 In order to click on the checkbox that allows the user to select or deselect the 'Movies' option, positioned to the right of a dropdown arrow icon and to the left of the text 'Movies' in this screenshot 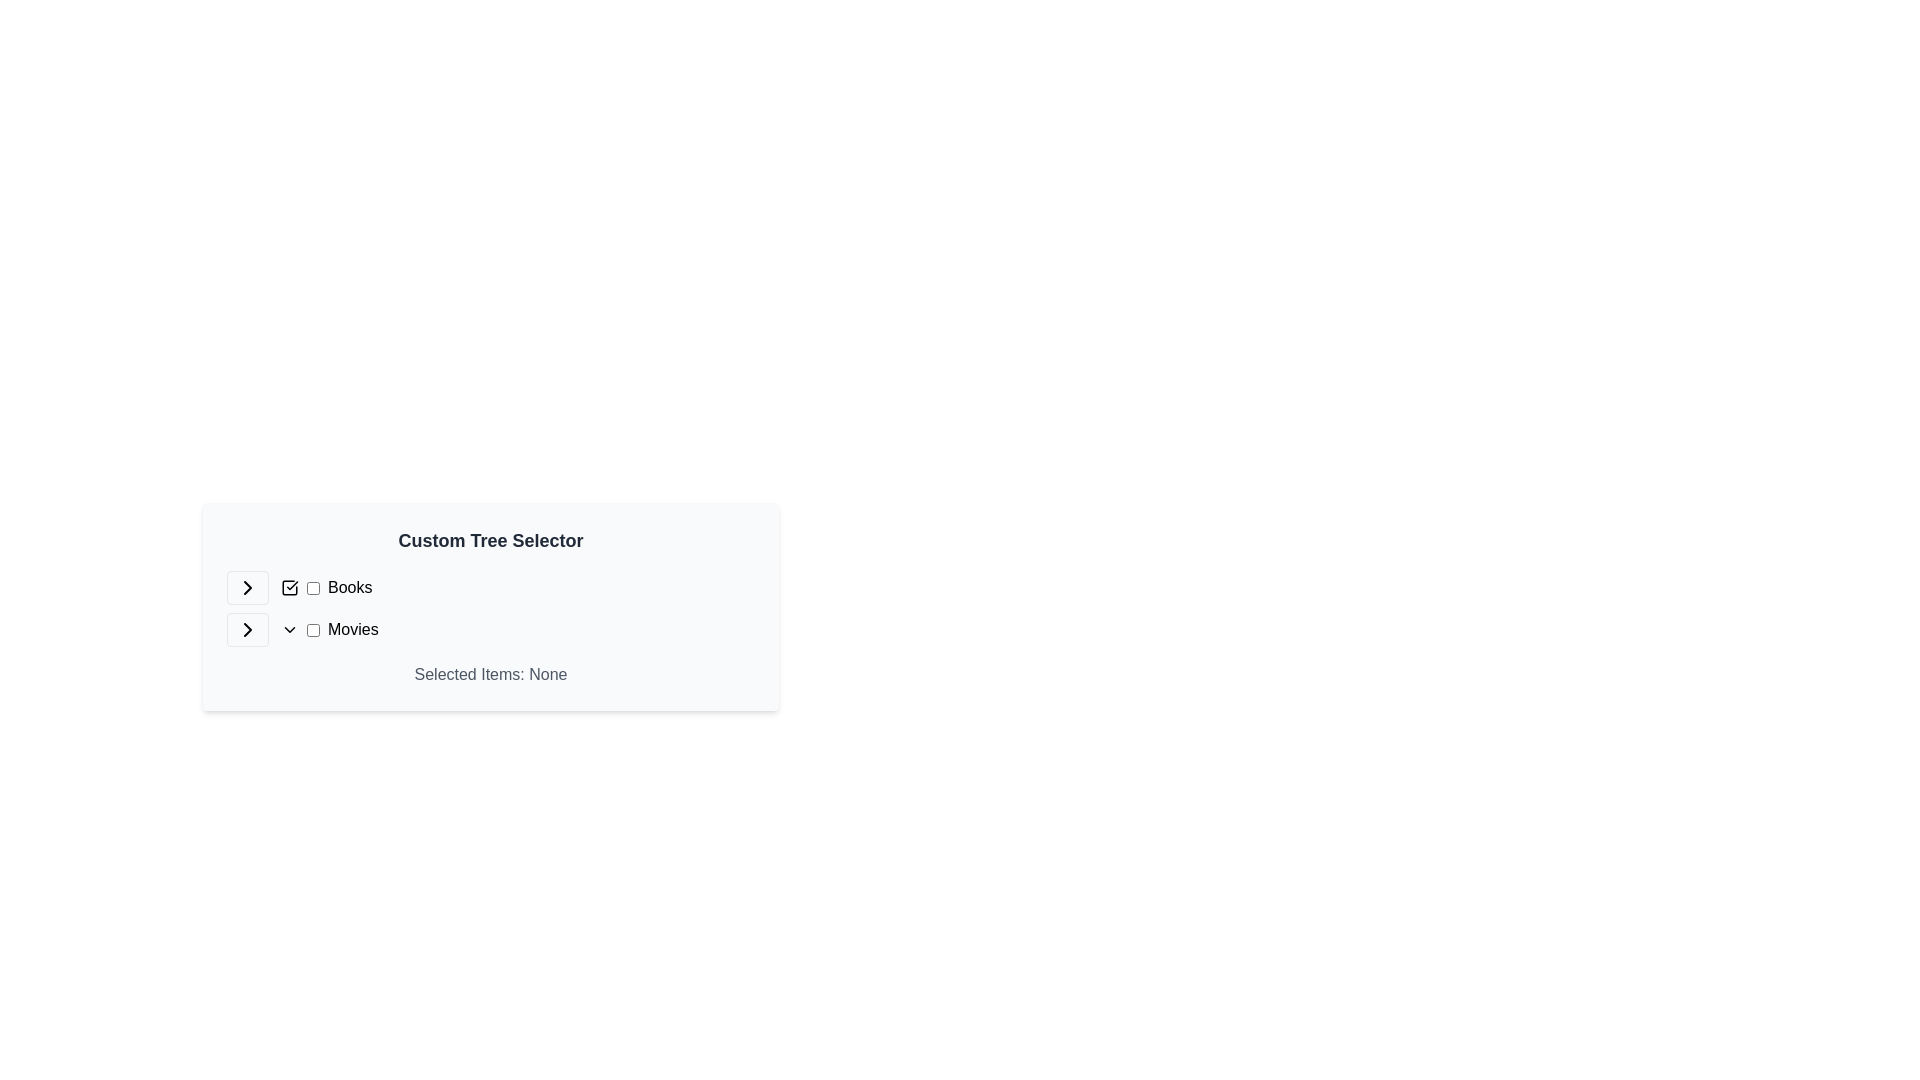, I will do `click(312, 628)`.